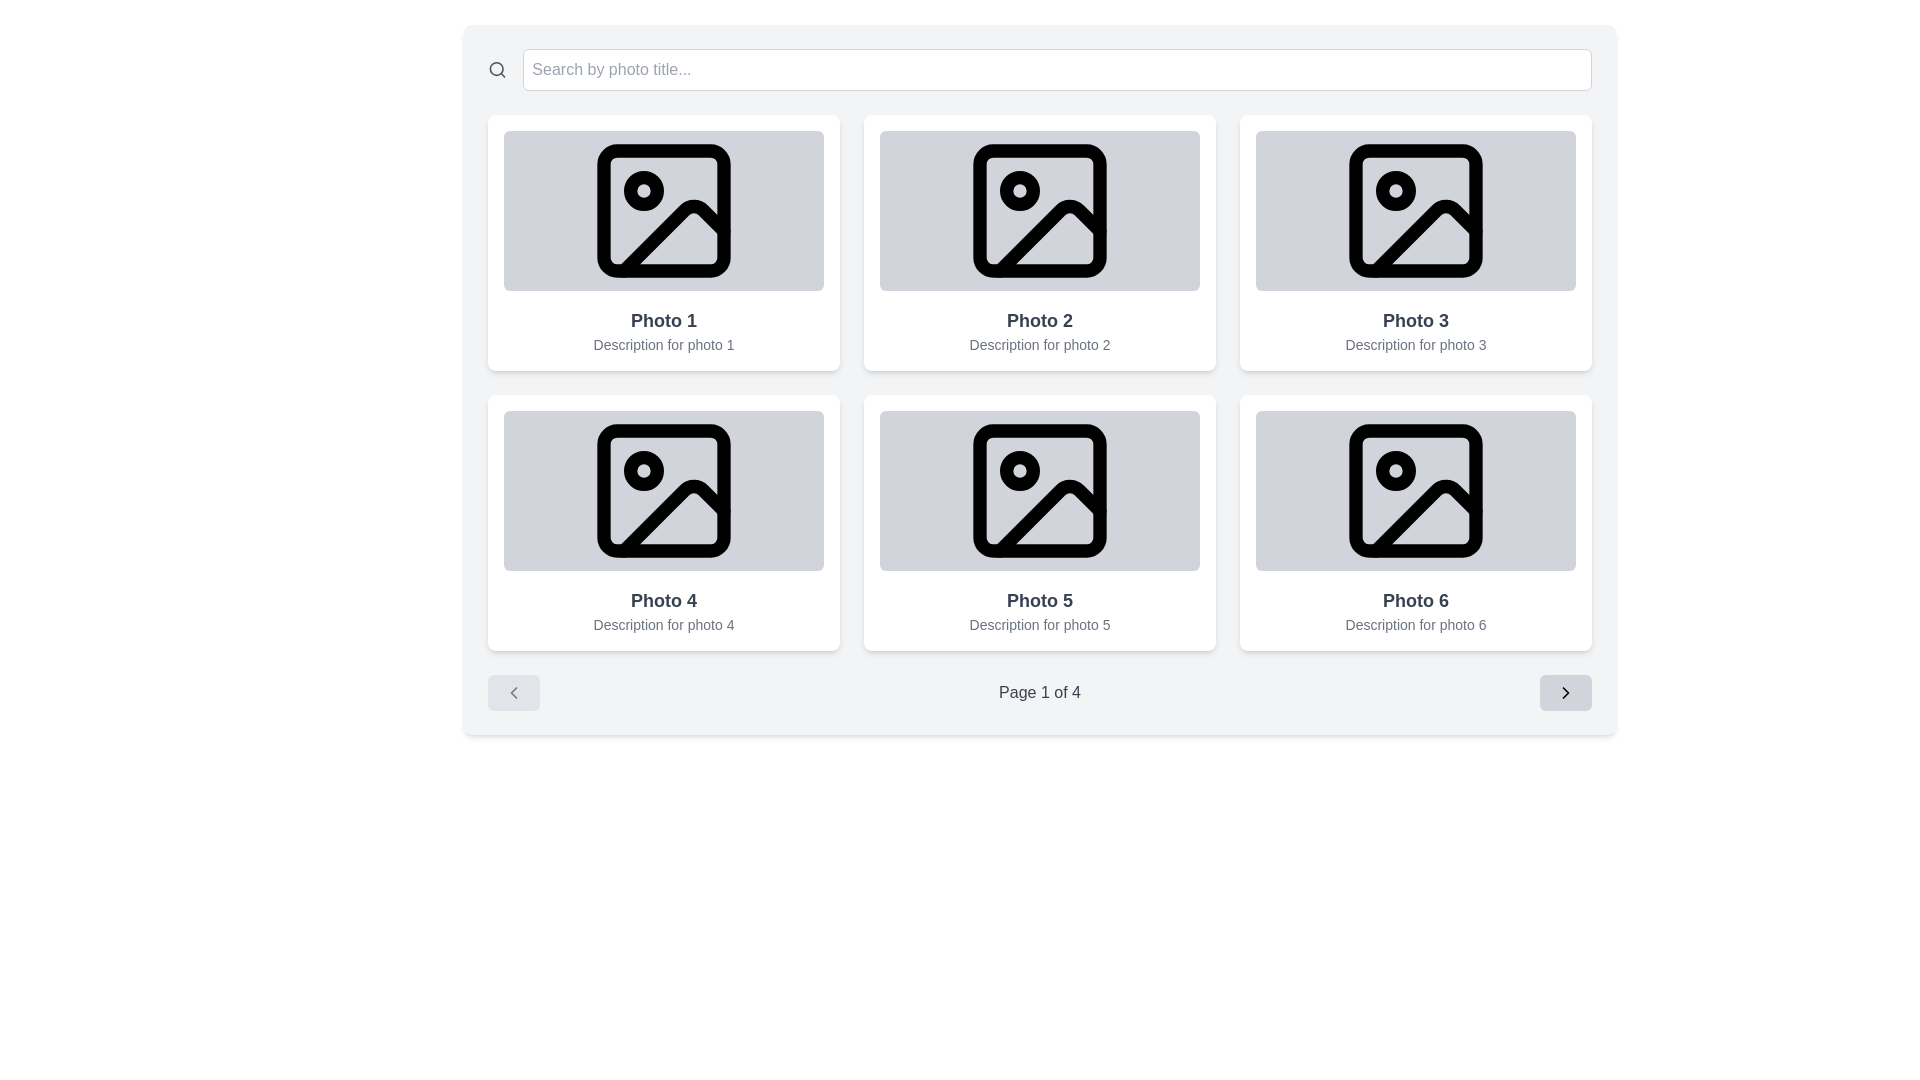  I want to click on the Content card displaying 'Photo 3', so click(1415, 242).